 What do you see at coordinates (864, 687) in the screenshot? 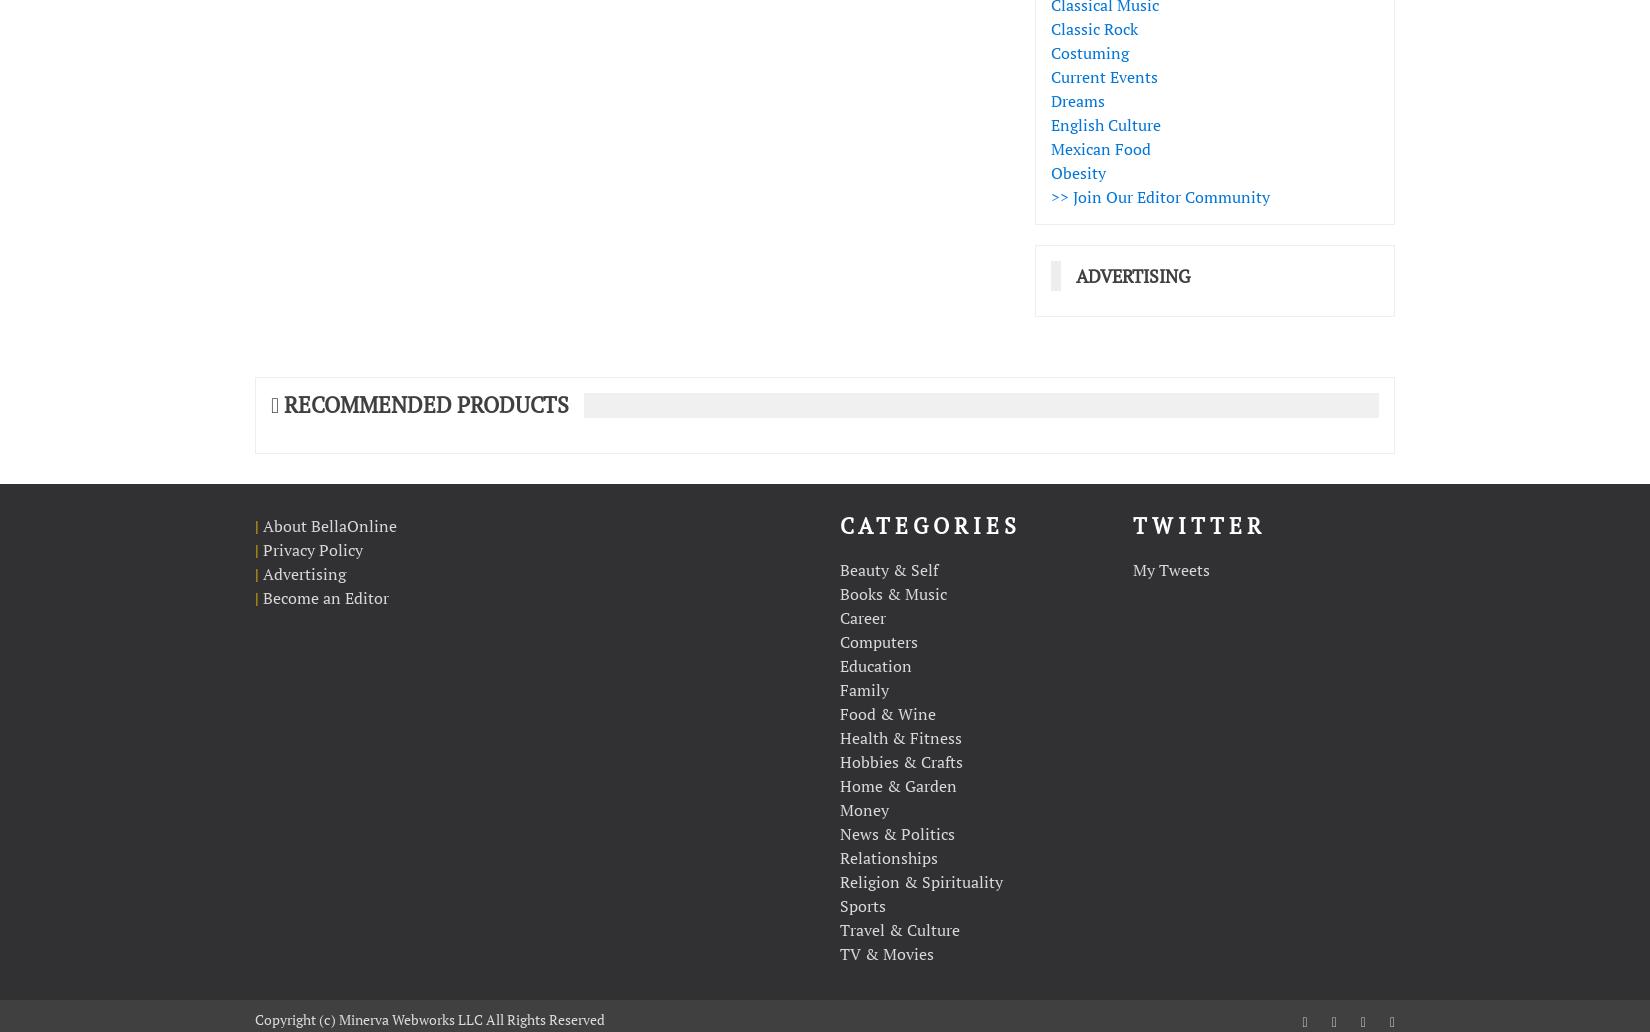
I see `'Family'` at bounding box center [864, 687].